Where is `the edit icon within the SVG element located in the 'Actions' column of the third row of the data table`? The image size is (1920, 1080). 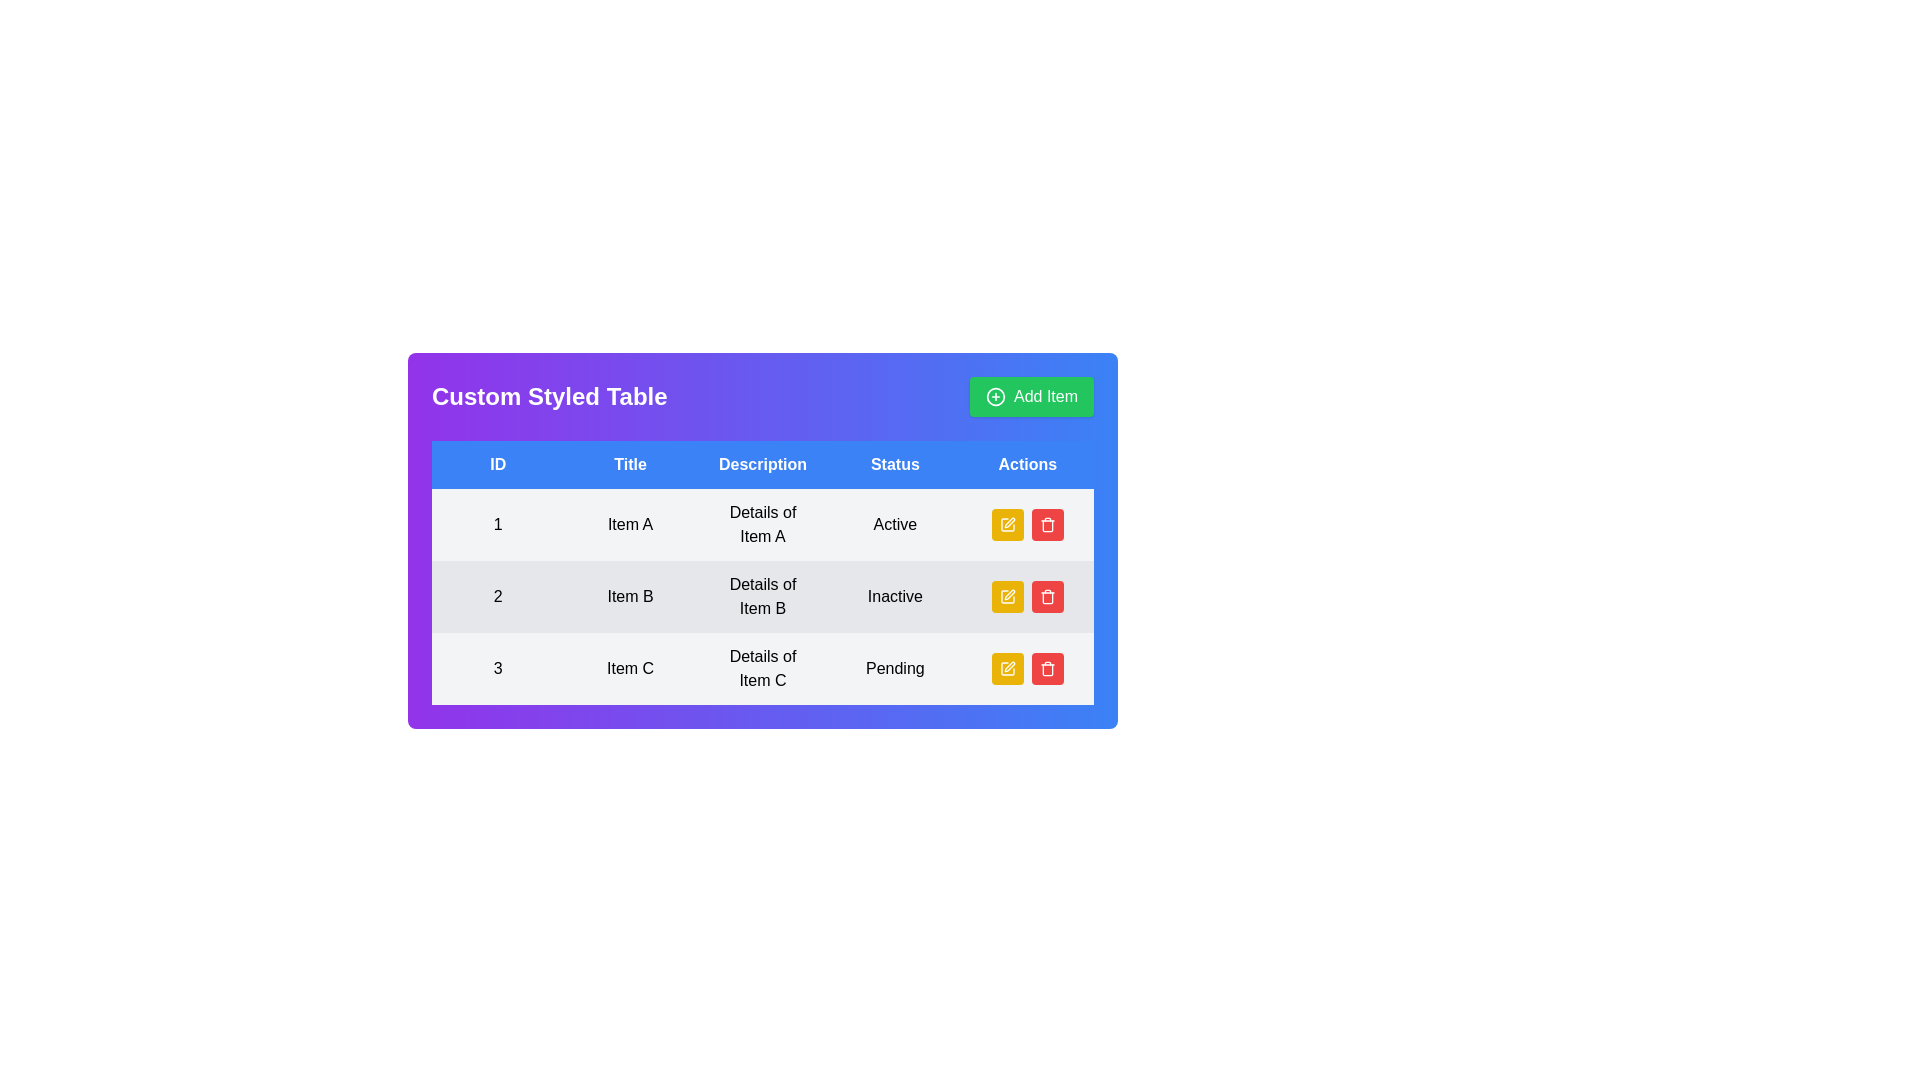 the edit icon within the SVG element located in the 'Actions' column of the third row of the data table is located at coordinates (1007, 523).